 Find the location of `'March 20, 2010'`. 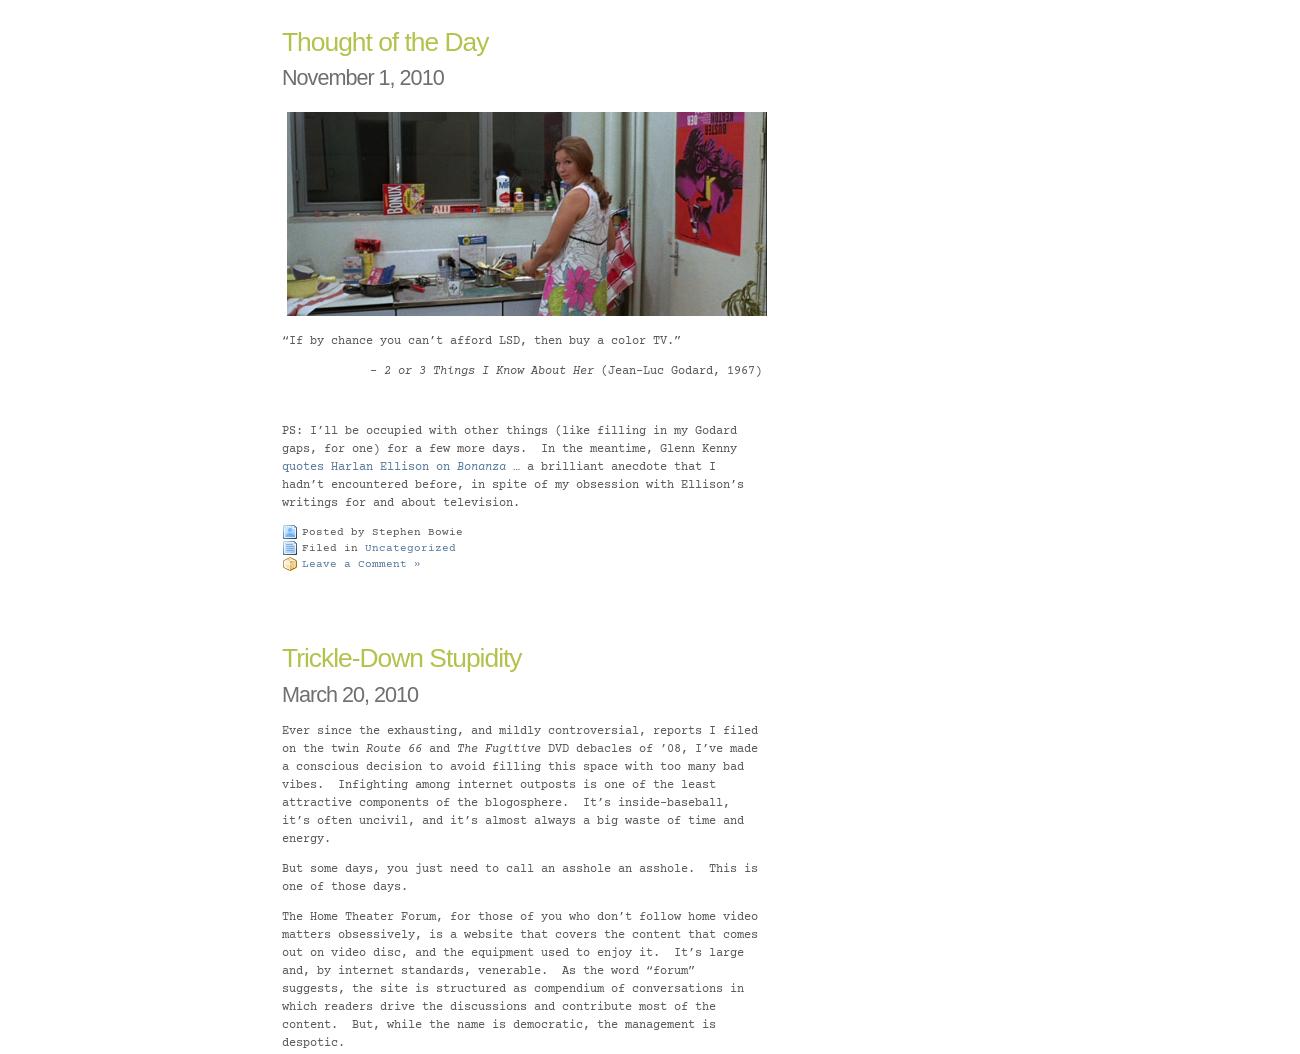

'March 20, 2010' is located at coordinates (348, 693).